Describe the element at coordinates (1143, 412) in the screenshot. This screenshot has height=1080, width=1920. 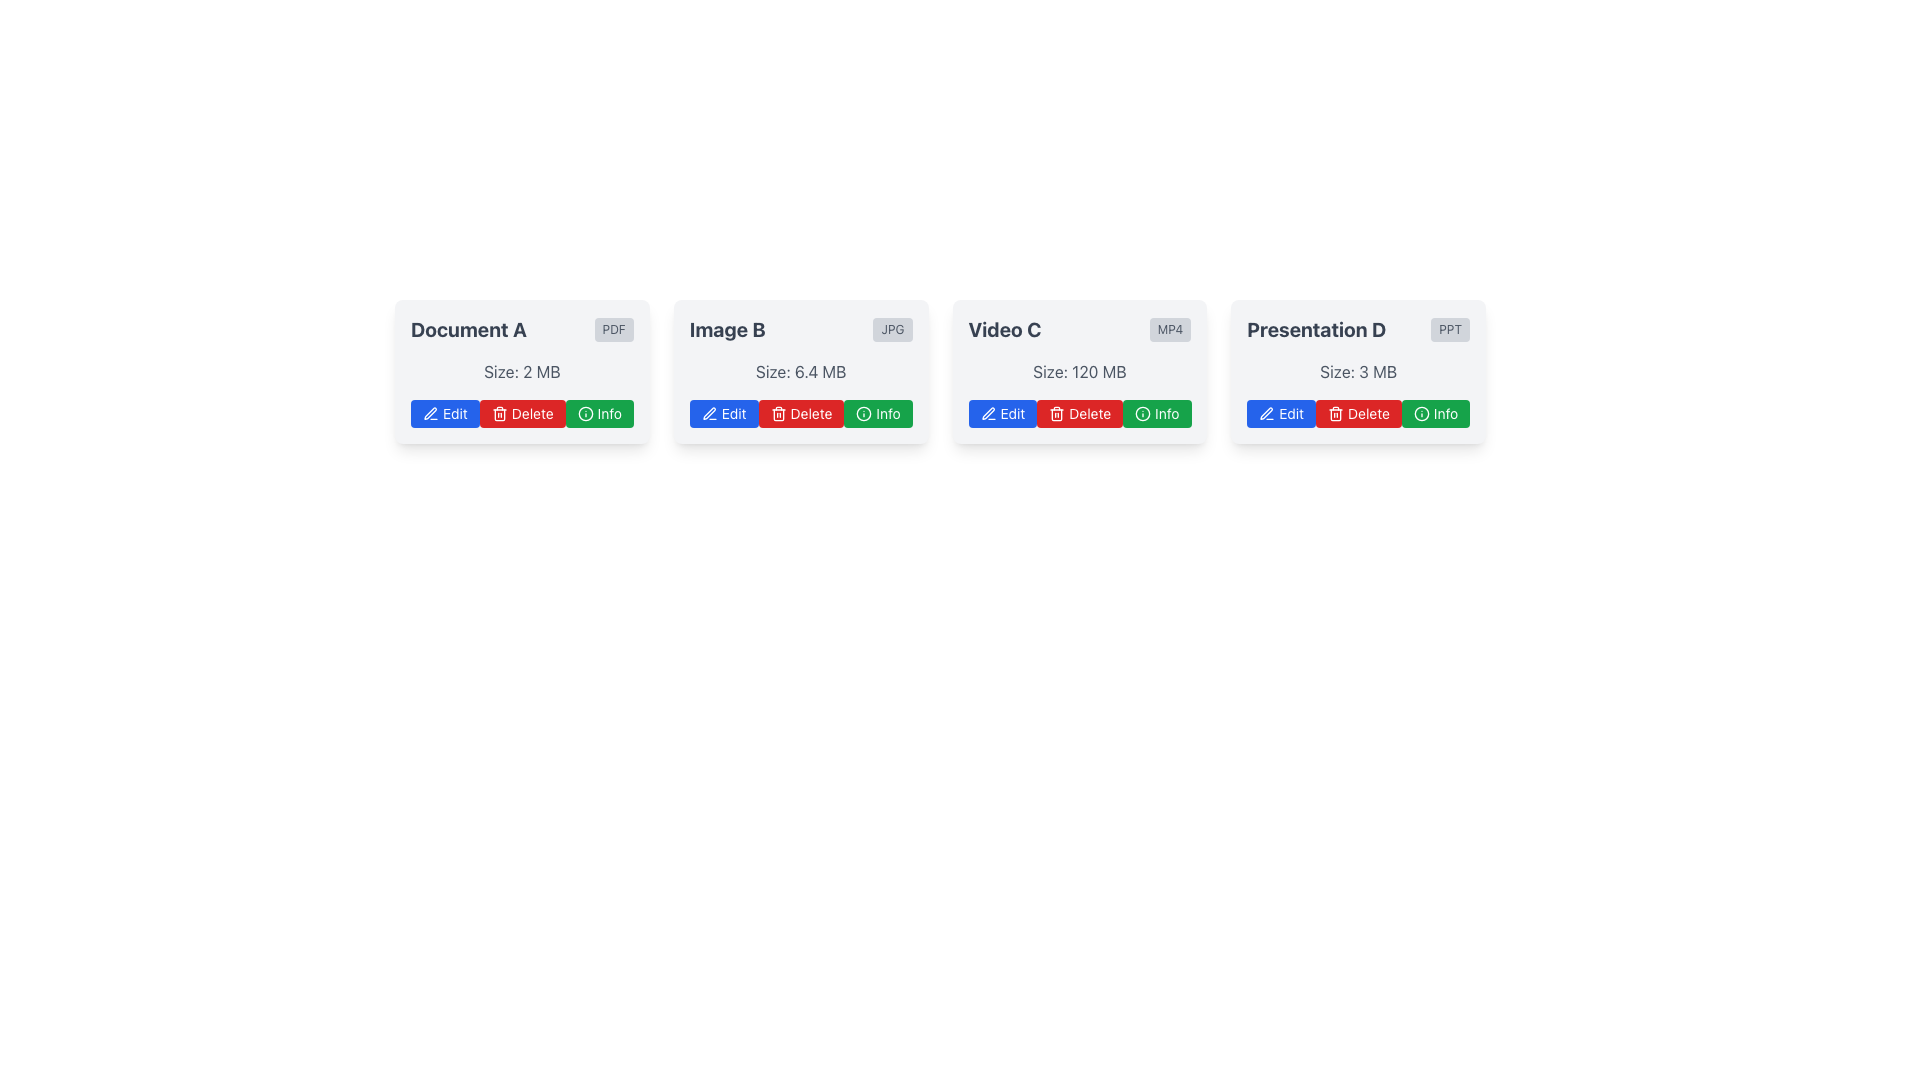
I see `the decorative part of the 'info' icon located in the top-right corner of the file card labeled 'Image B'` at that location.